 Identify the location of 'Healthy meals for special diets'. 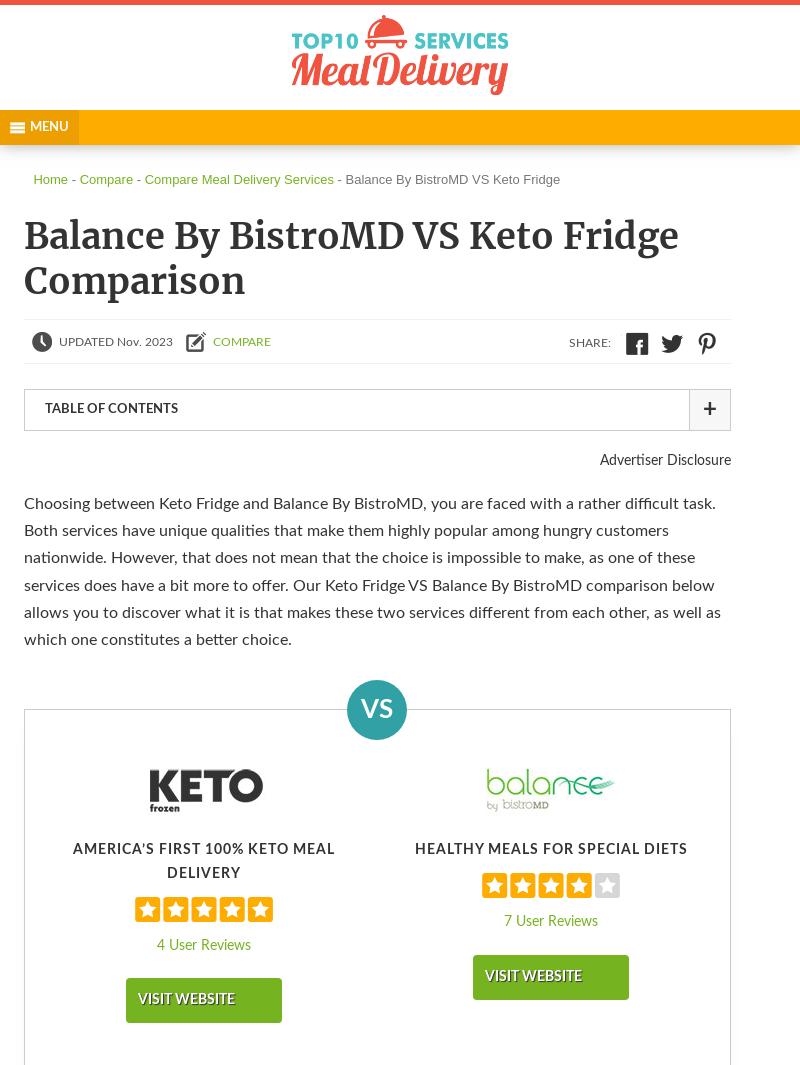
(550, 849).